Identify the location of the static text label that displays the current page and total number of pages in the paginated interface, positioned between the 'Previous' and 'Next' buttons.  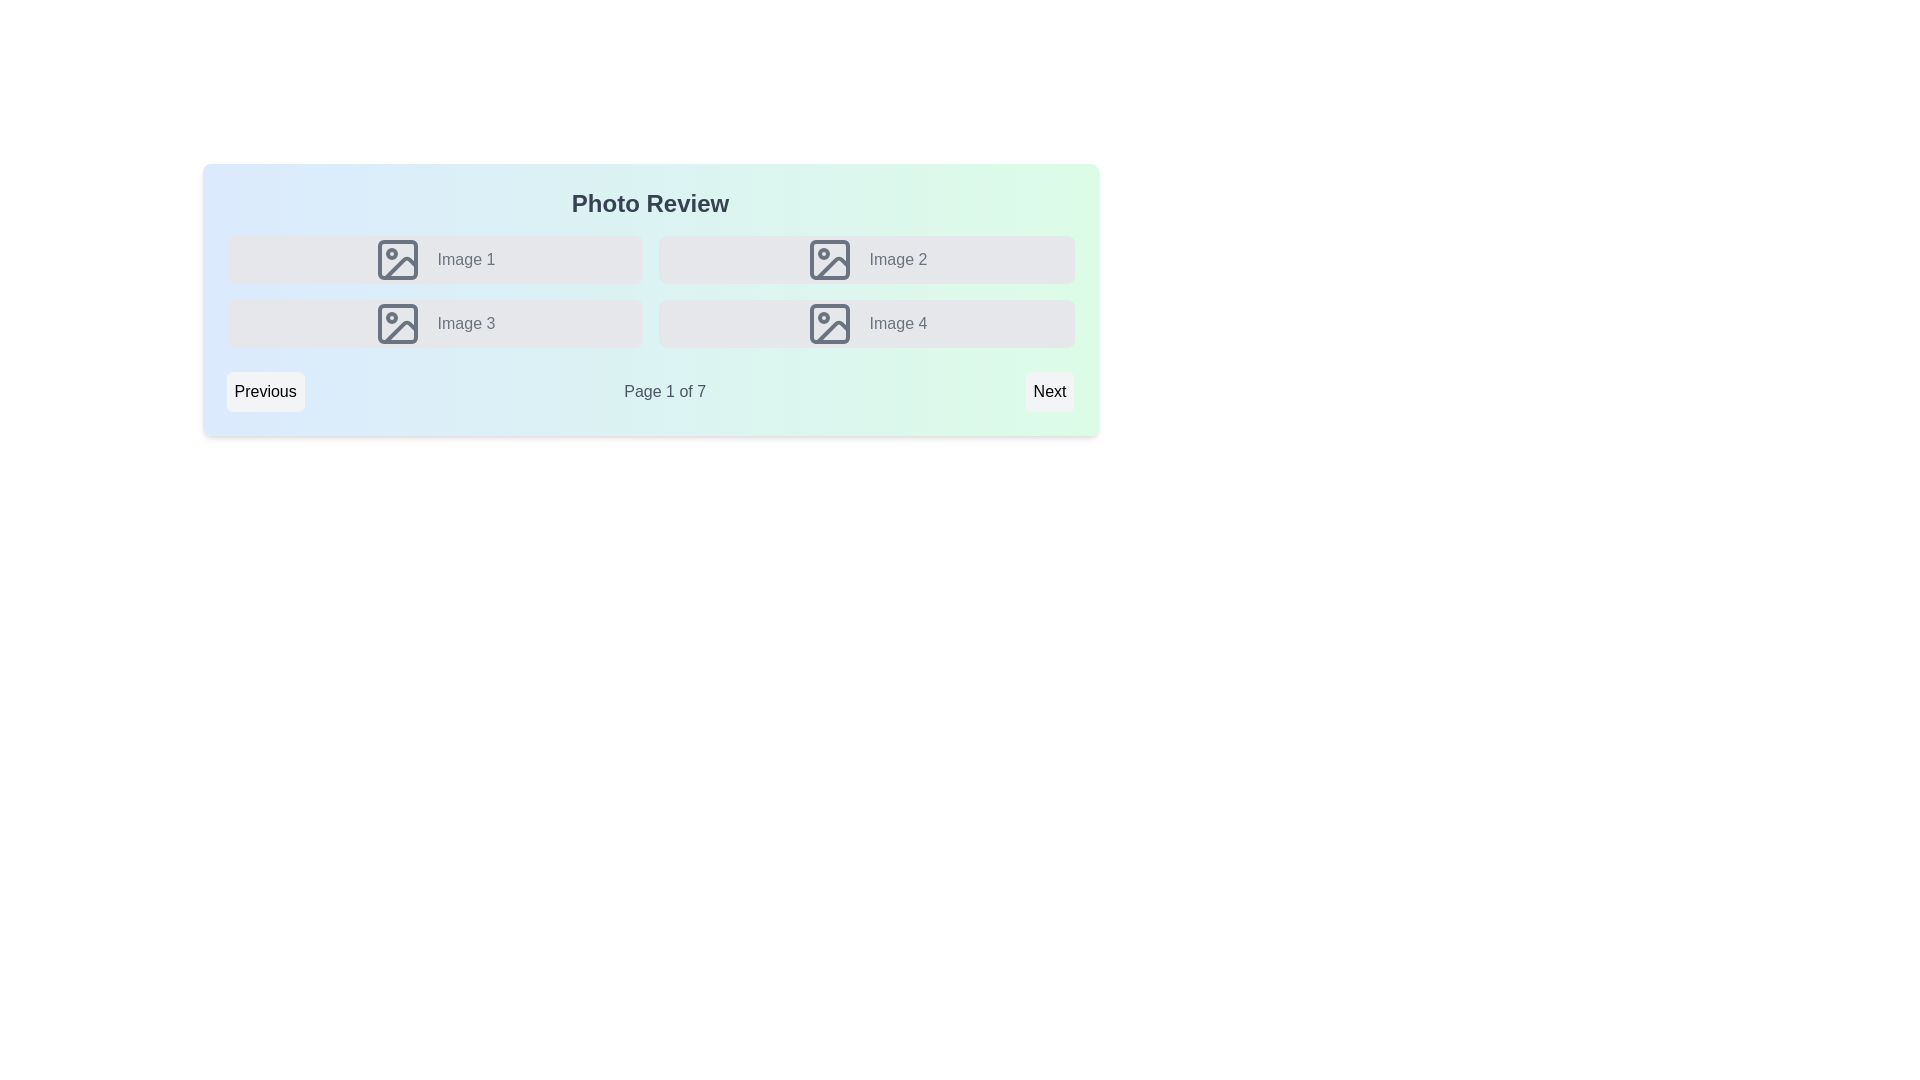
(665, 392).